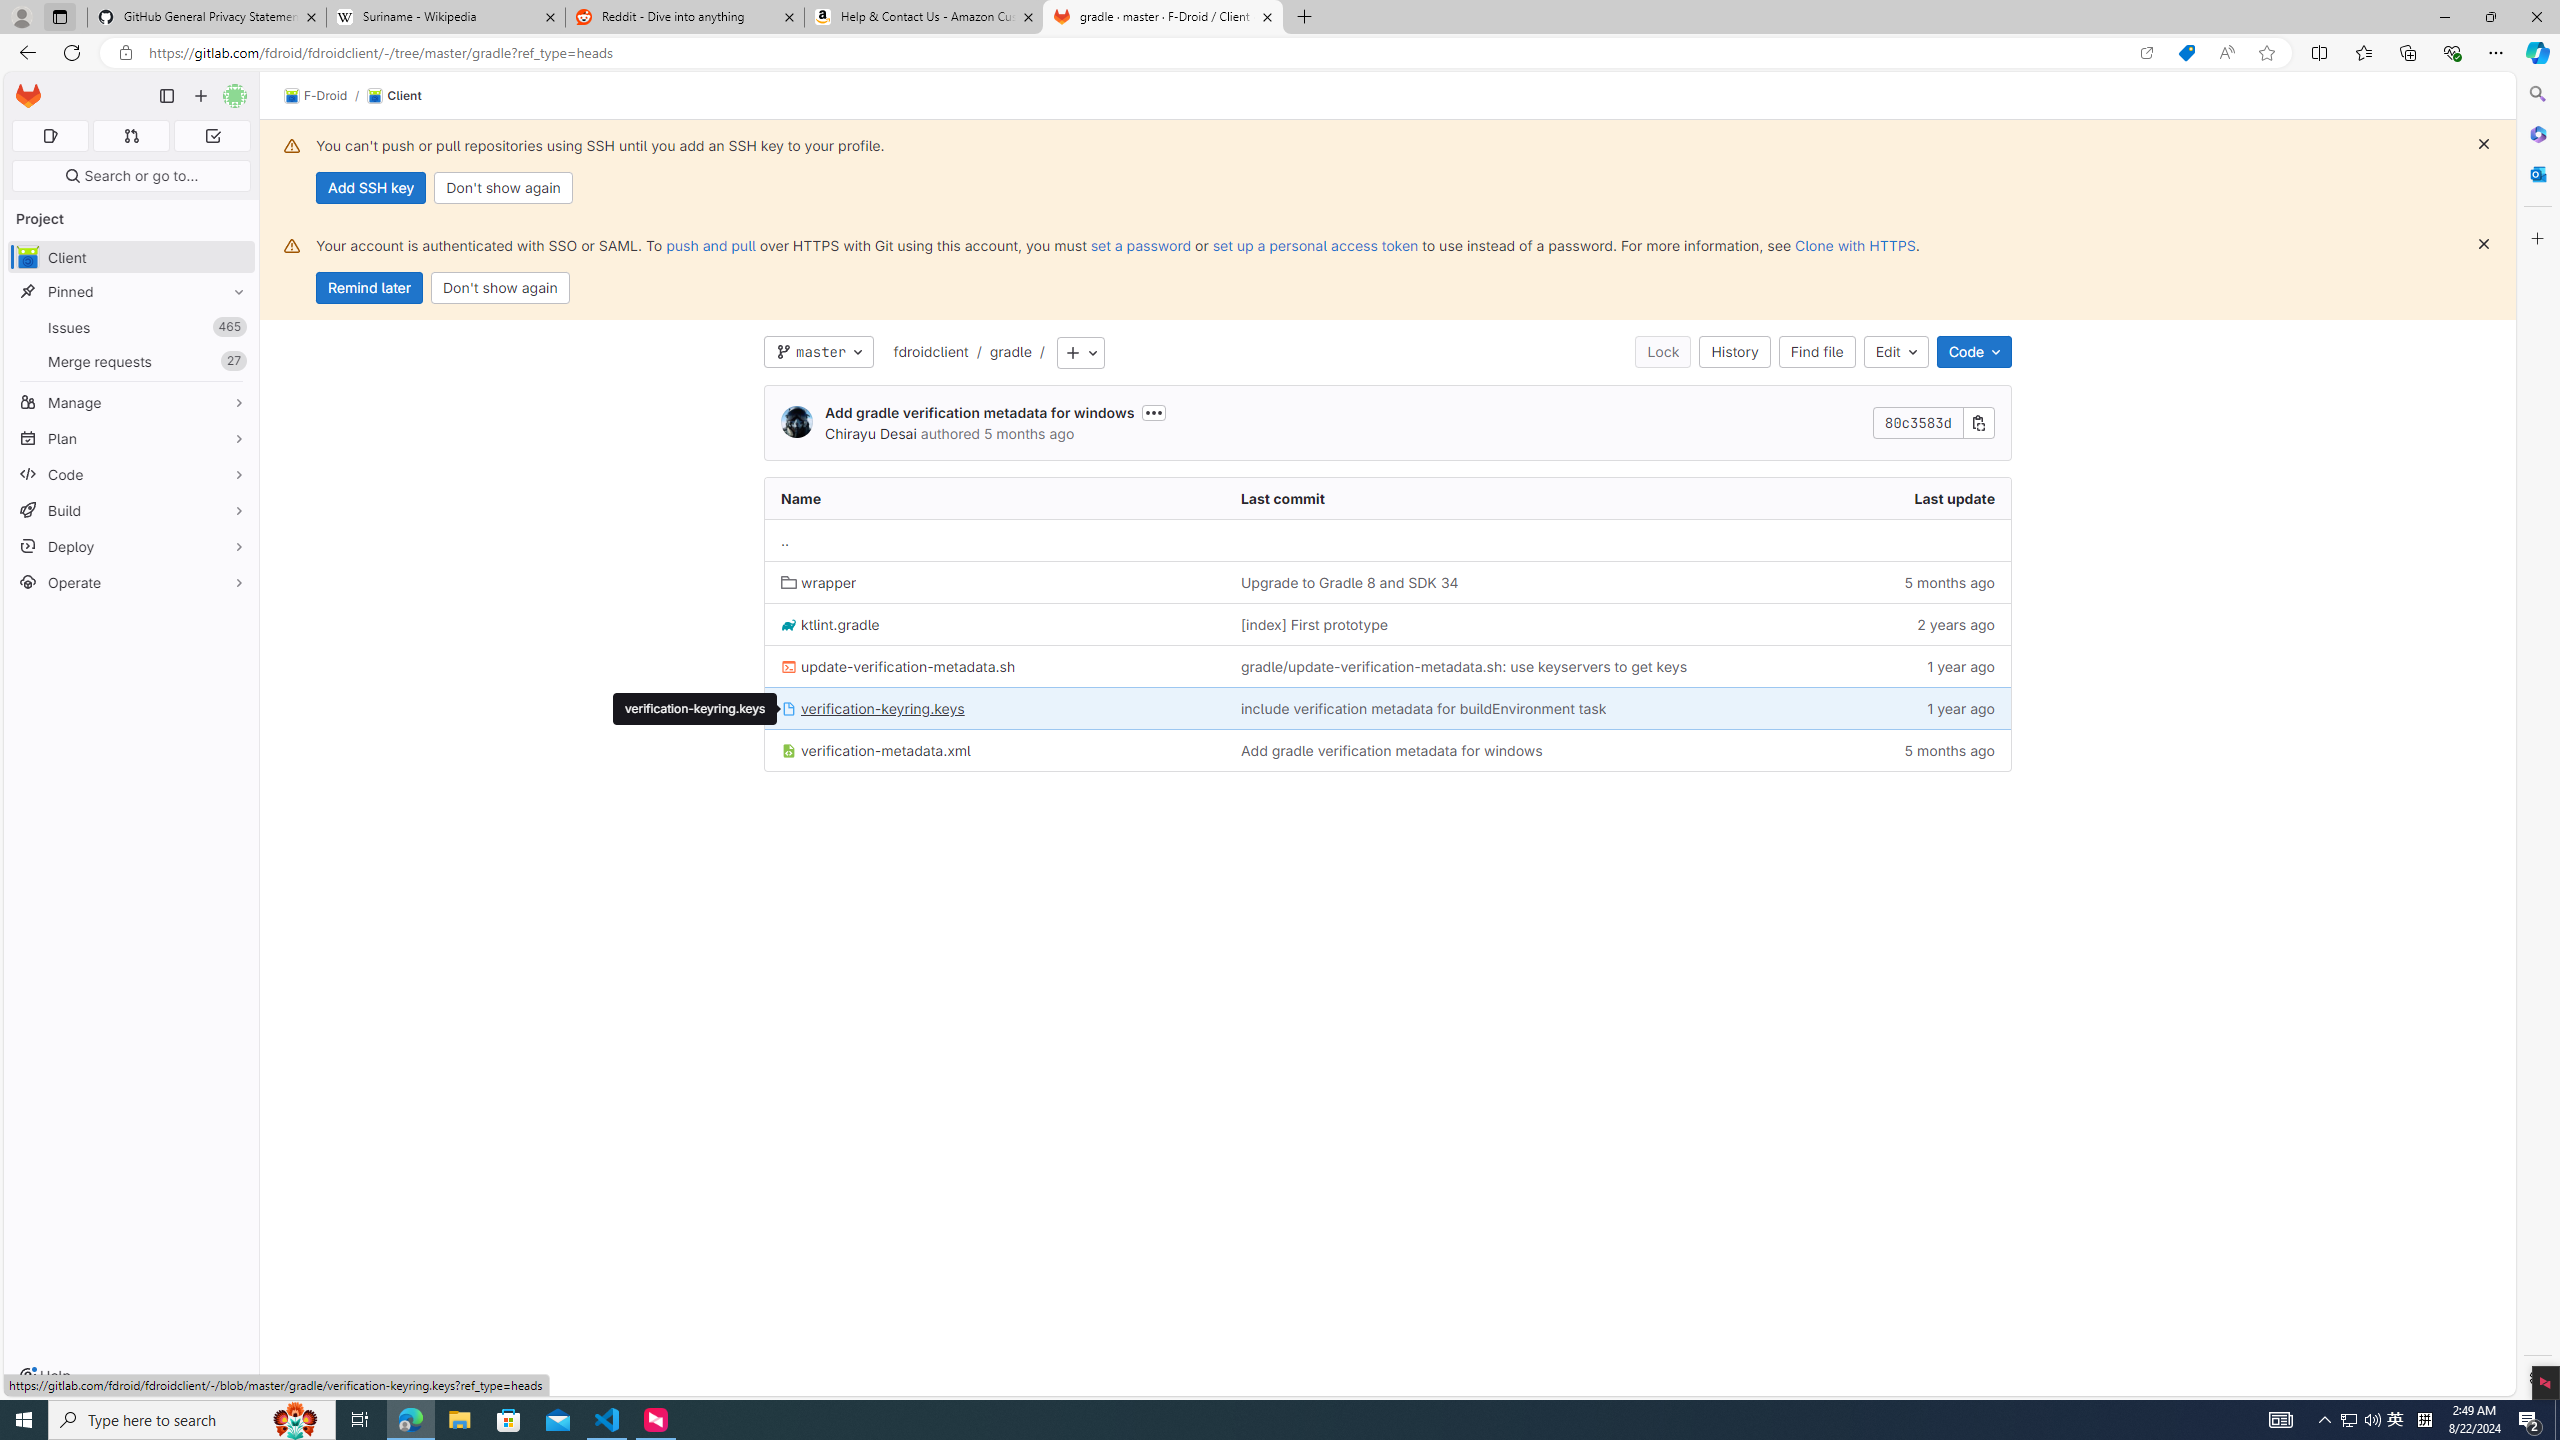  I want to click on 'Primary navigation sidebar', so click(166, 95).